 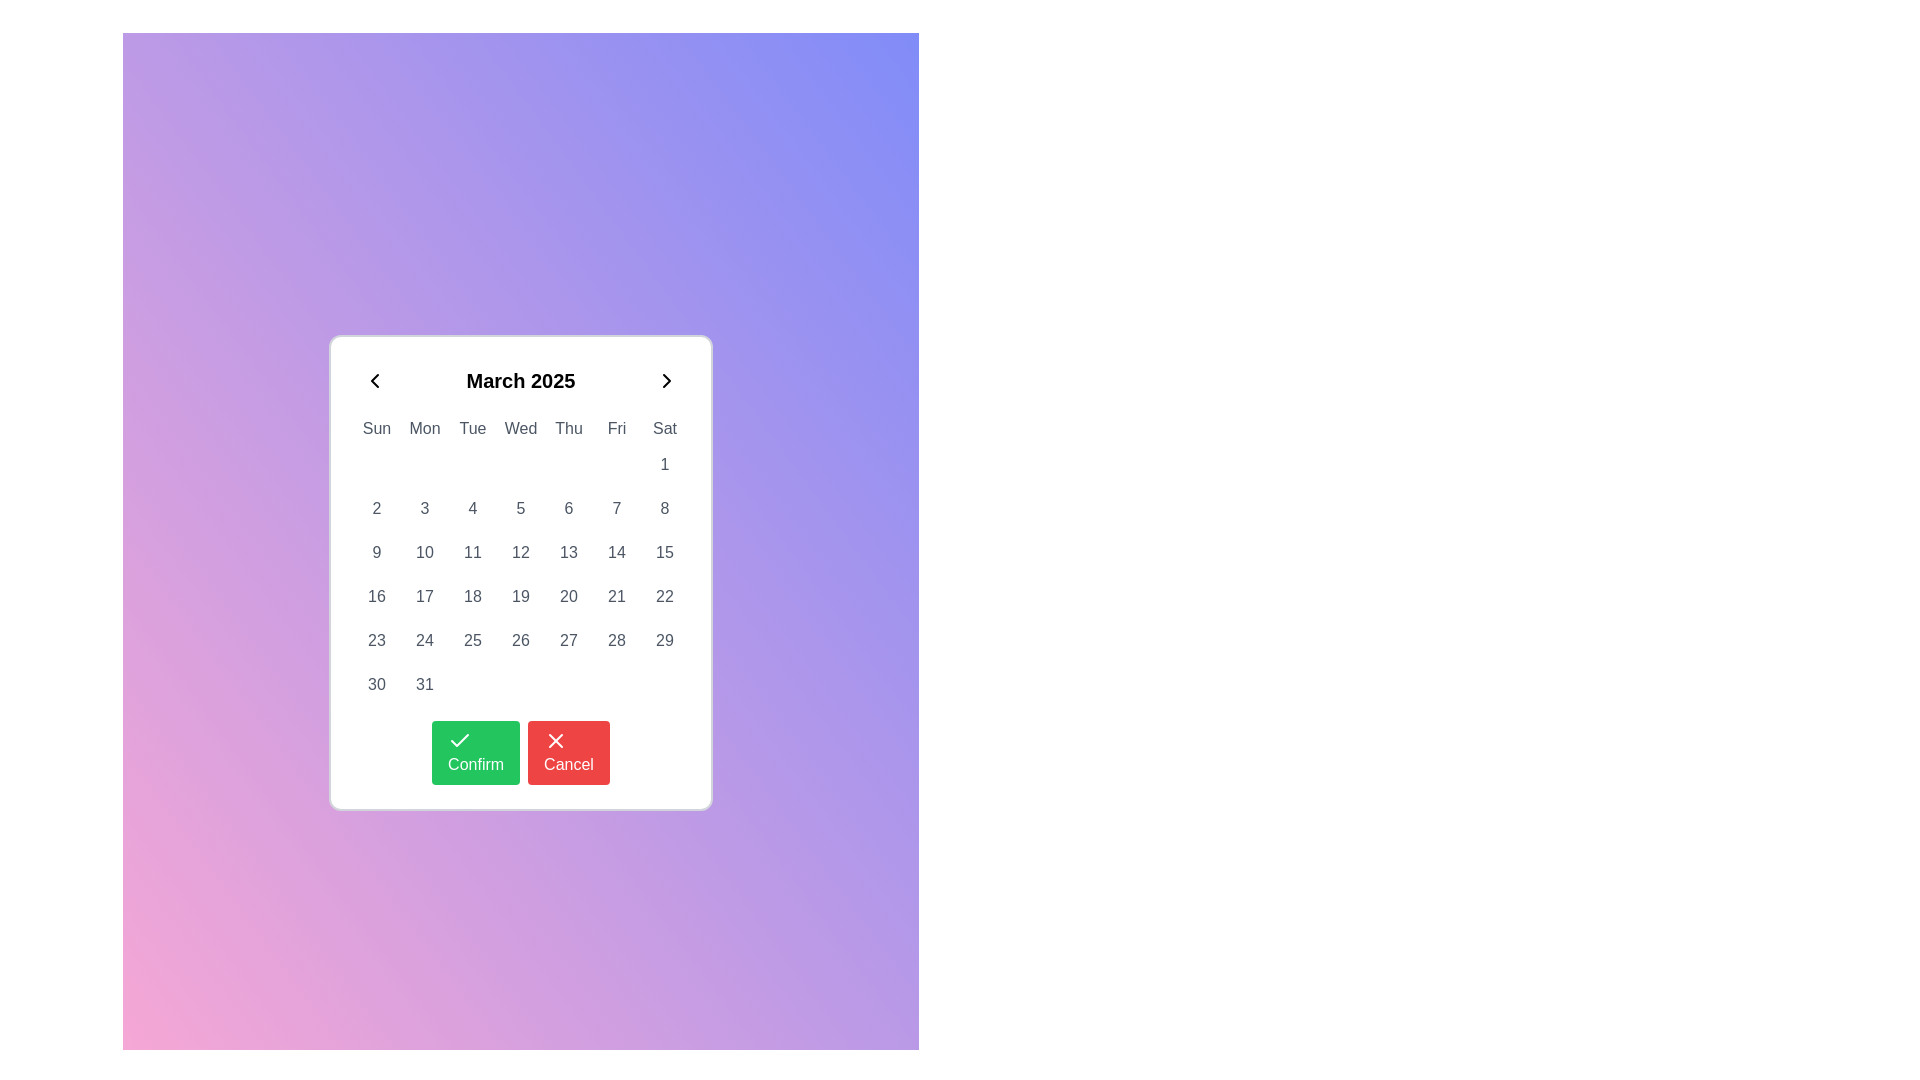 I want to click on the text label representing 'Sat' in the calendar's day header row, which is the rightmost element in the sequence of days of the week, so click(x=665, y=427).